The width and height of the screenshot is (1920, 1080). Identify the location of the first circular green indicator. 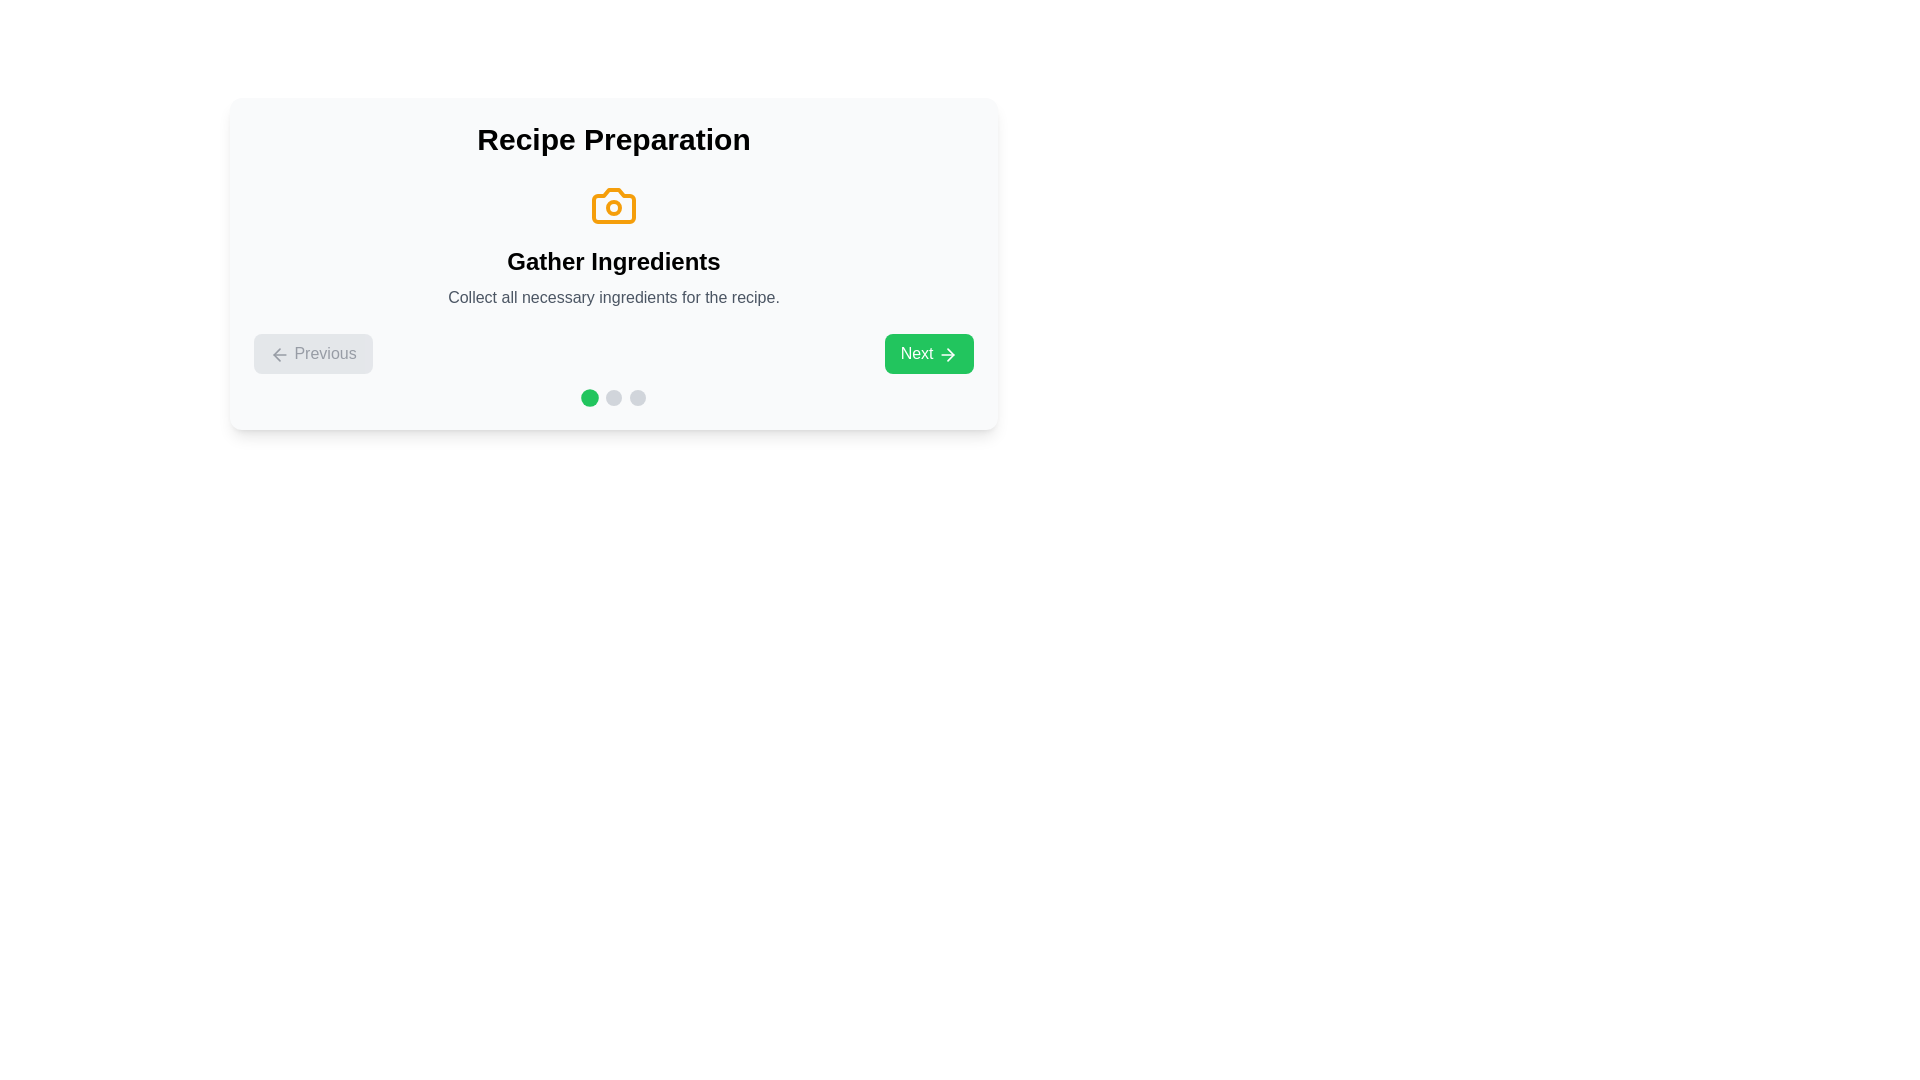
(589, 397).